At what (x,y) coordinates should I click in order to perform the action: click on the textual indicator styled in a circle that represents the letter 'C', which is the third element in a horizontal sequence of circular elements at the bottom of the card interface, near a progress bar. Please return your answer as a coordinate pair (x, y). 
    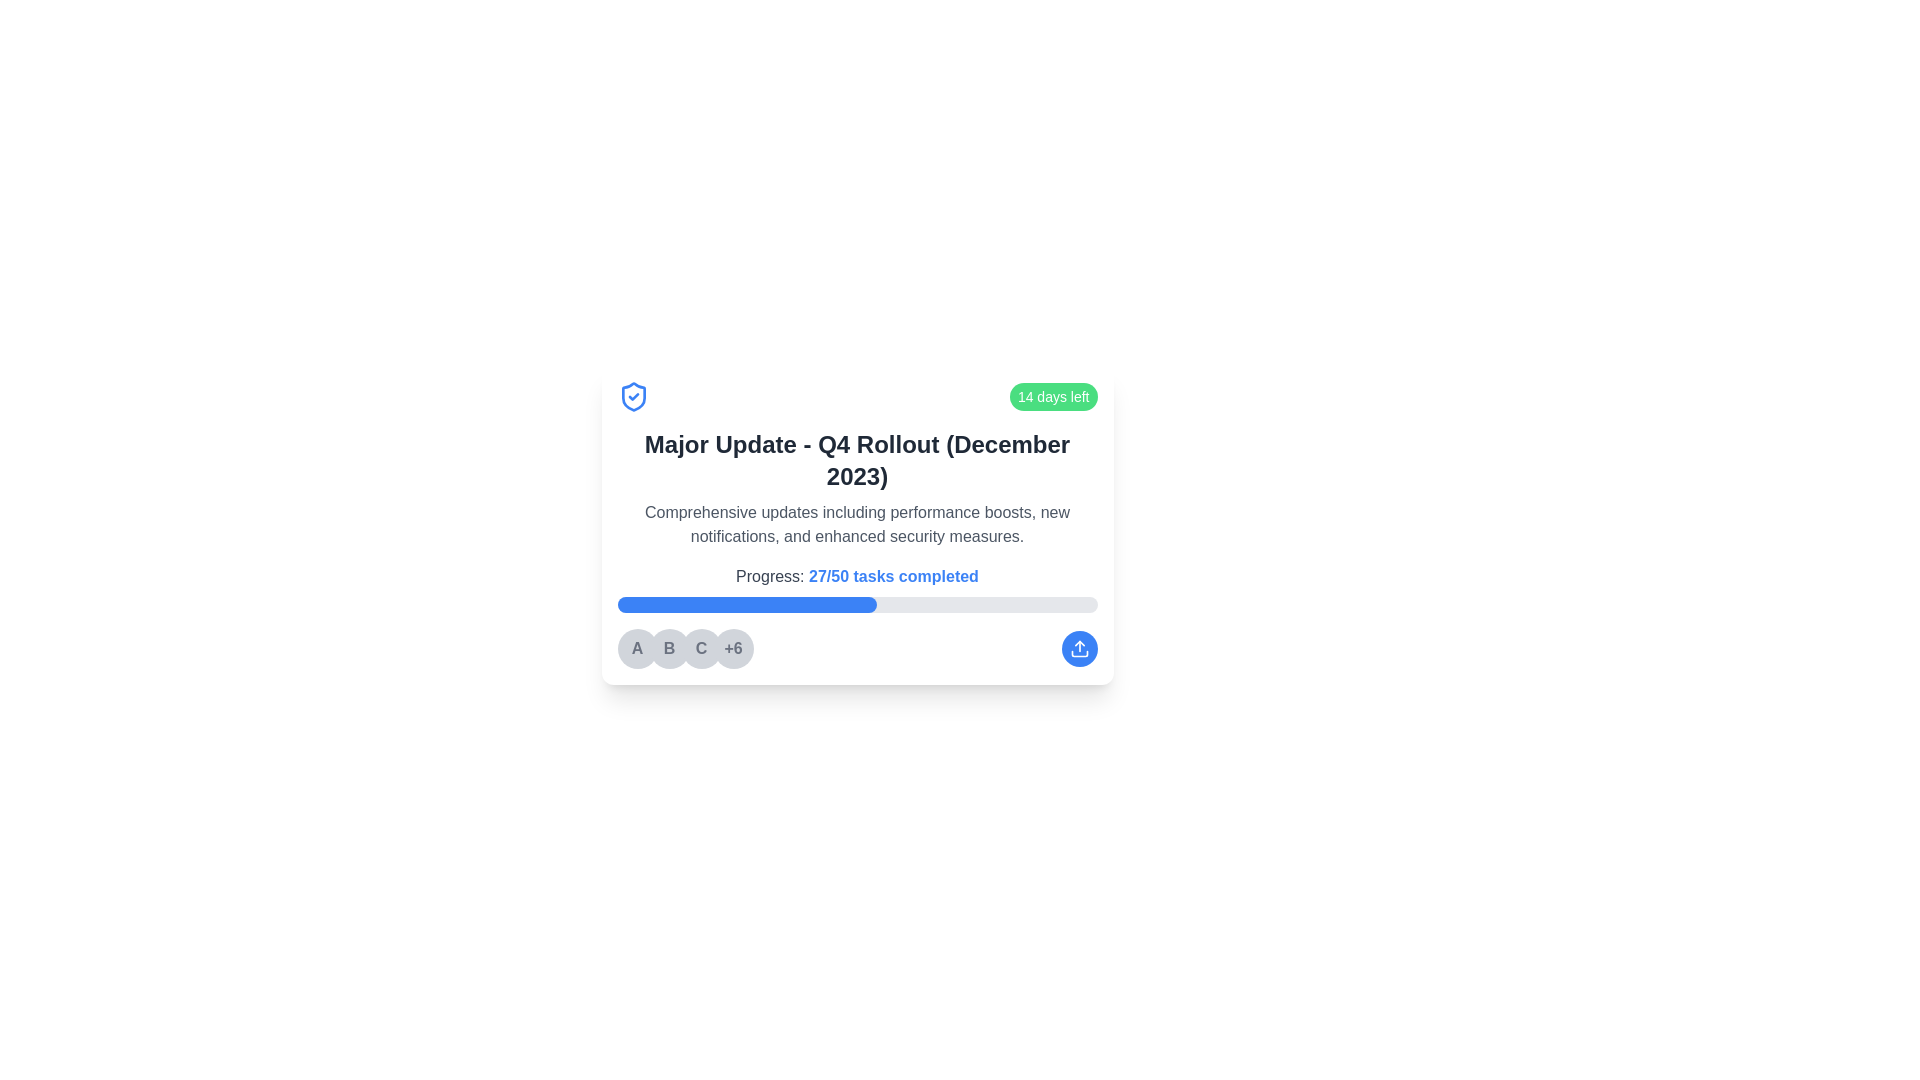
    Looking at the image, I should click on (701, 648).